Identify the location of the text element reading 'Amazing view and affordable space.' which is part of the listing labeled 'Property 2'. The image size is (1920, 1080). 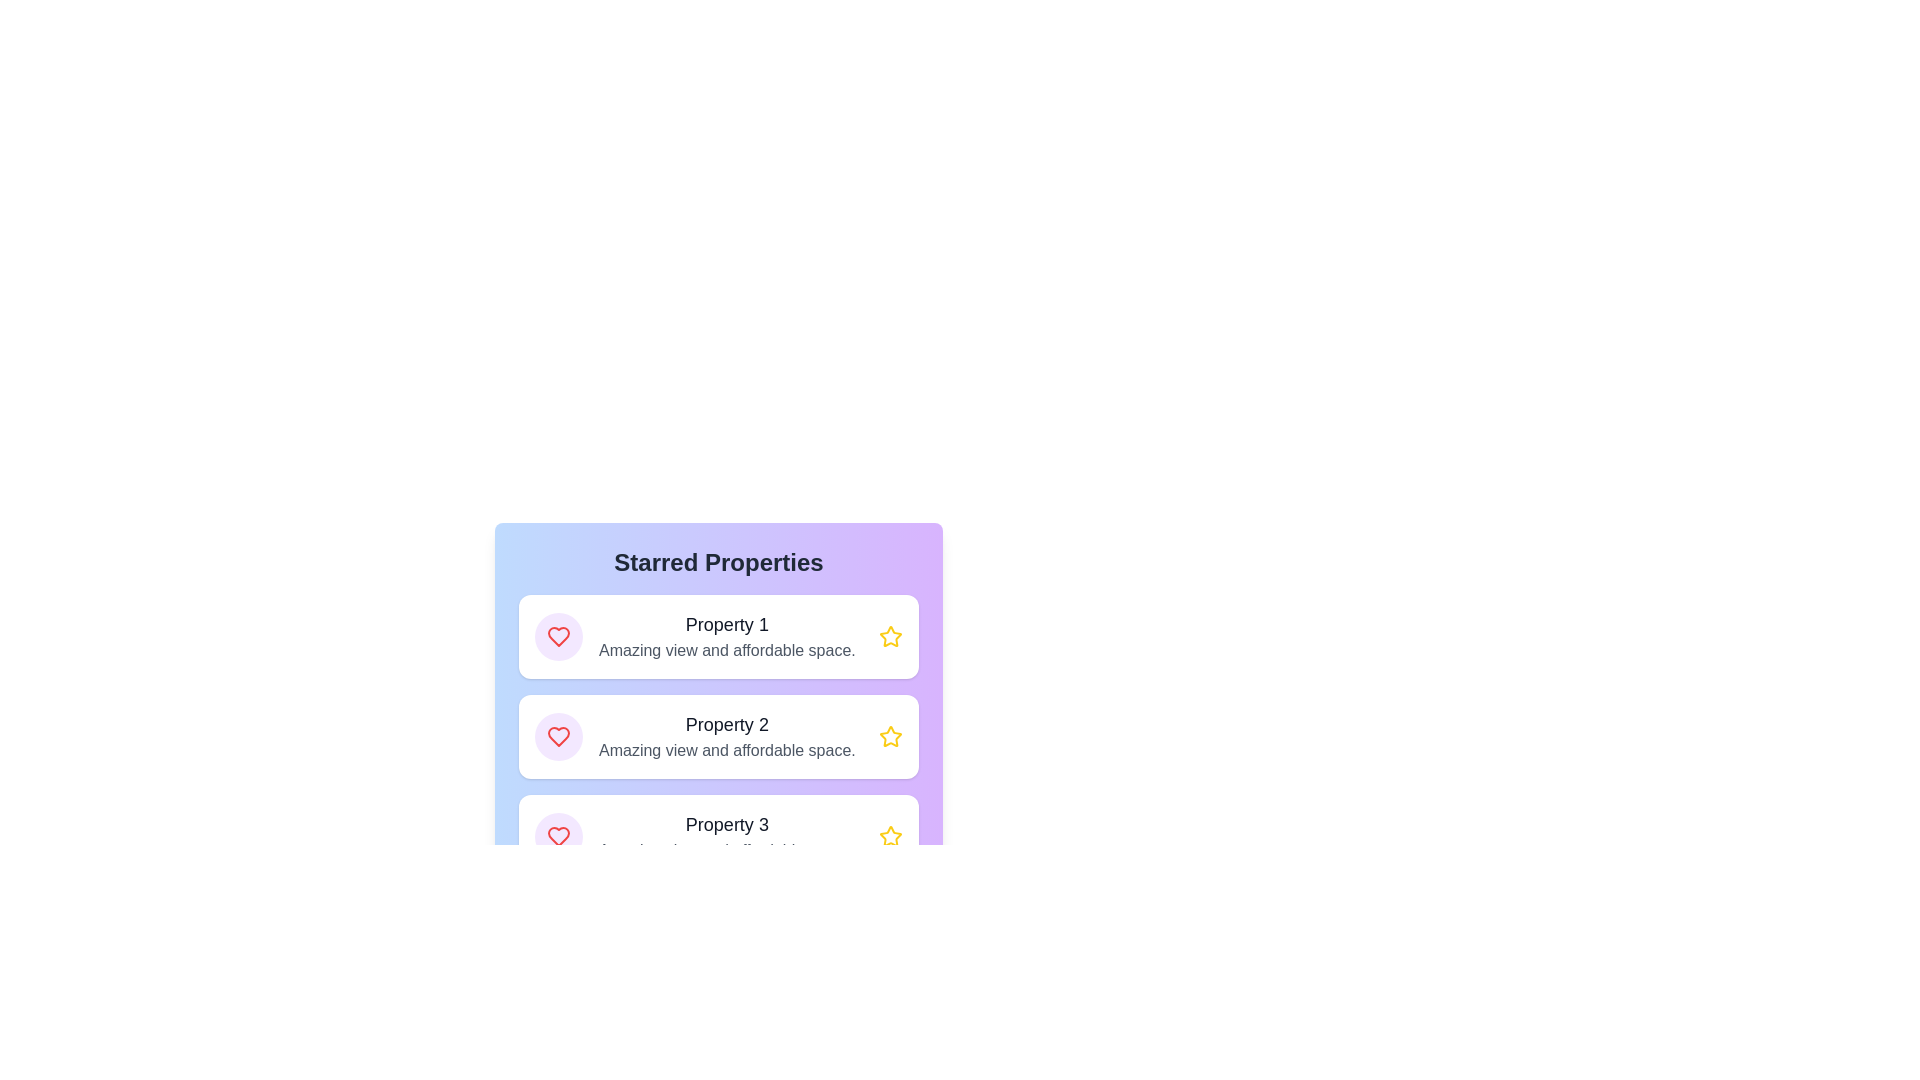
(726, 751).